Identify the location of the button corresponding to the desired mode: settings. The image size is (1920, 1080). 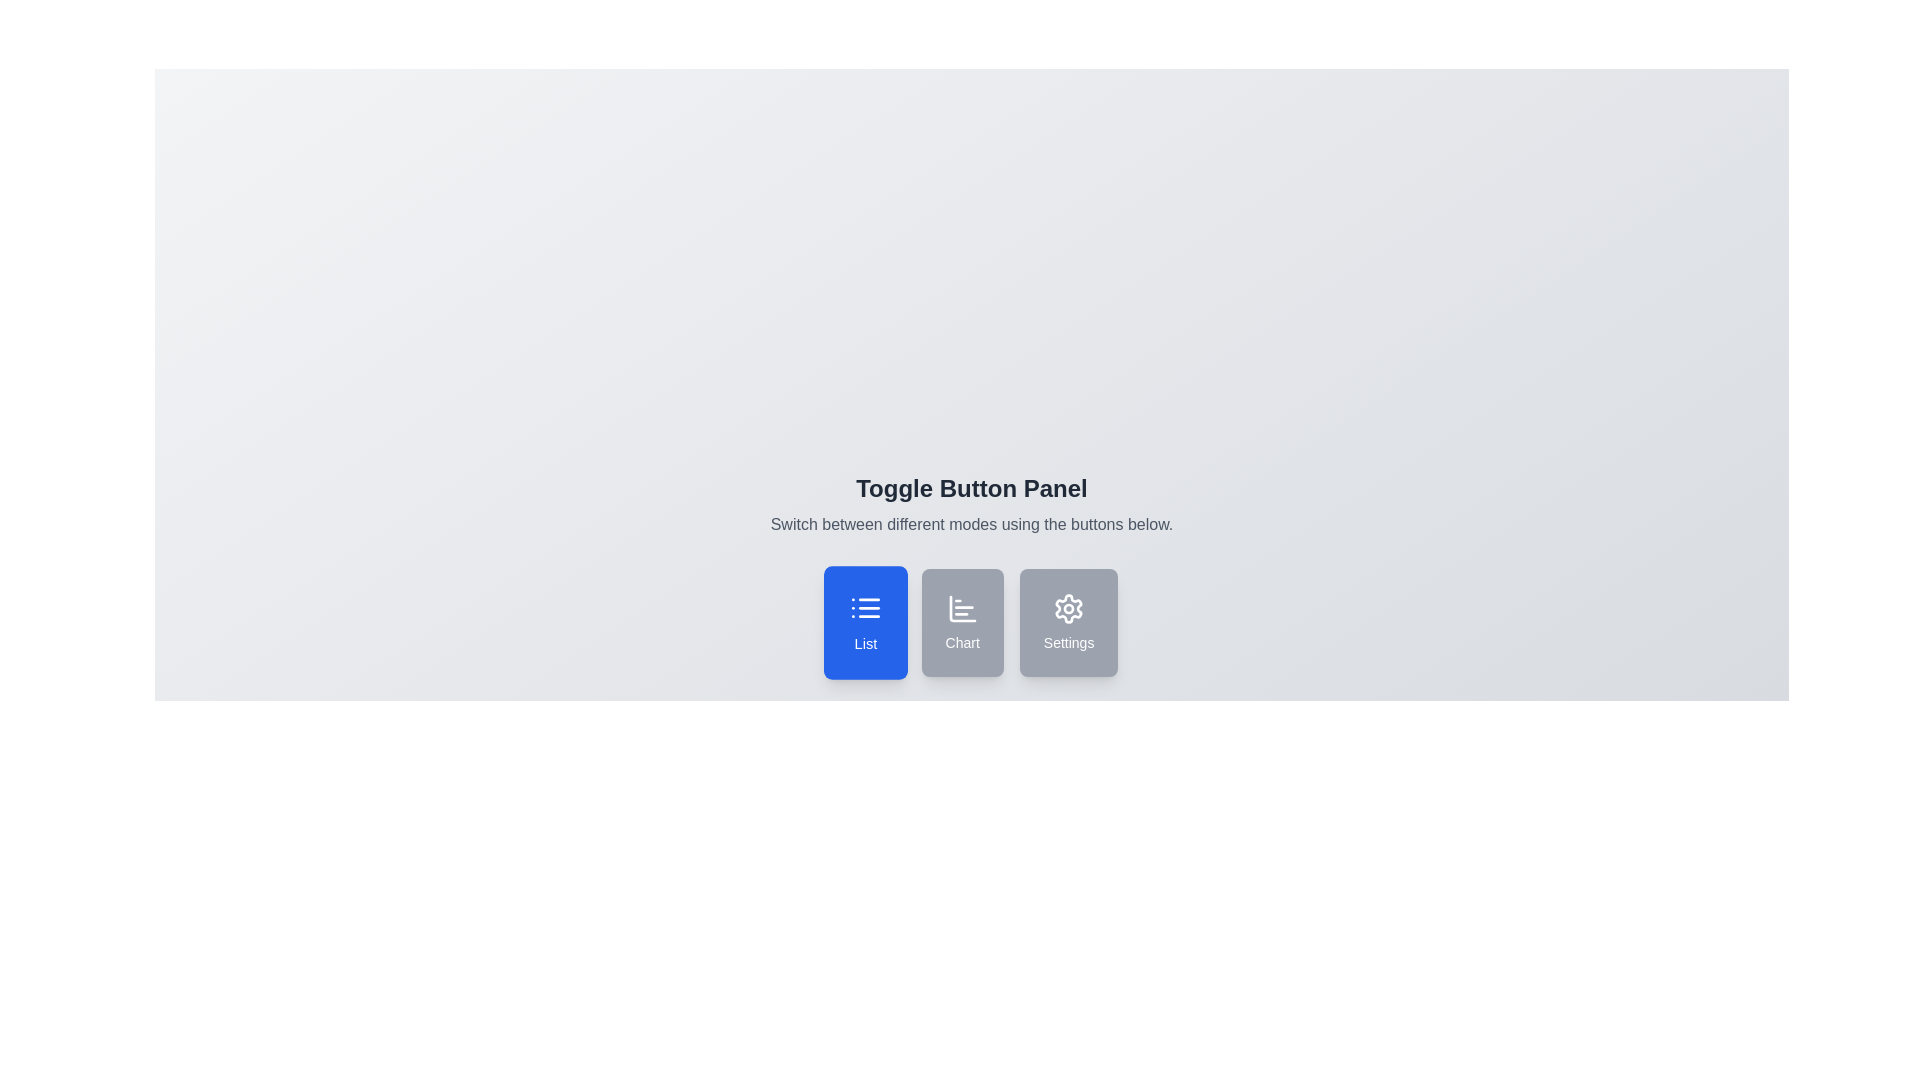
(1068, 622).